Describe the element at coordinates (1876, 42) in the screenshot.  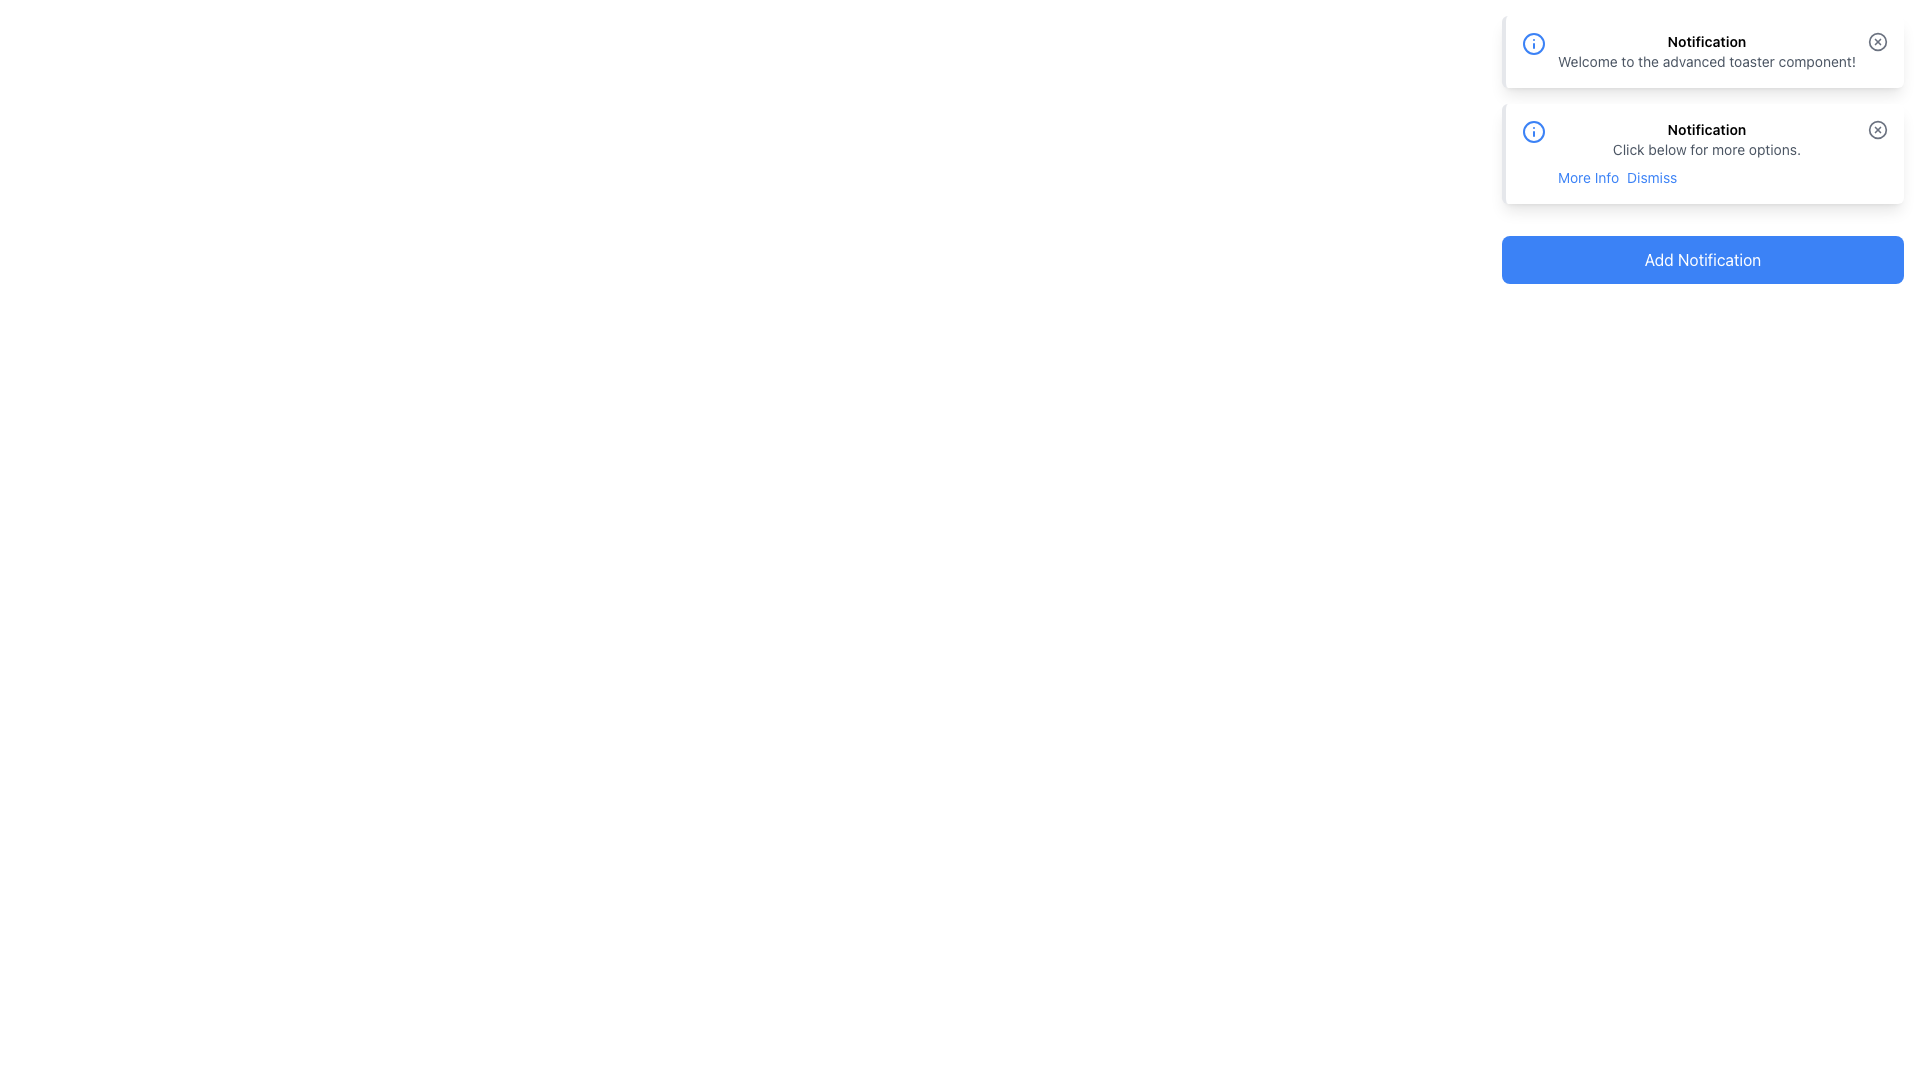
I see `the dismiss button located in the top-right corner of the notification card containing the title 'Notification' and the message 'Welcome to the advanced toaster component!'` at that location.